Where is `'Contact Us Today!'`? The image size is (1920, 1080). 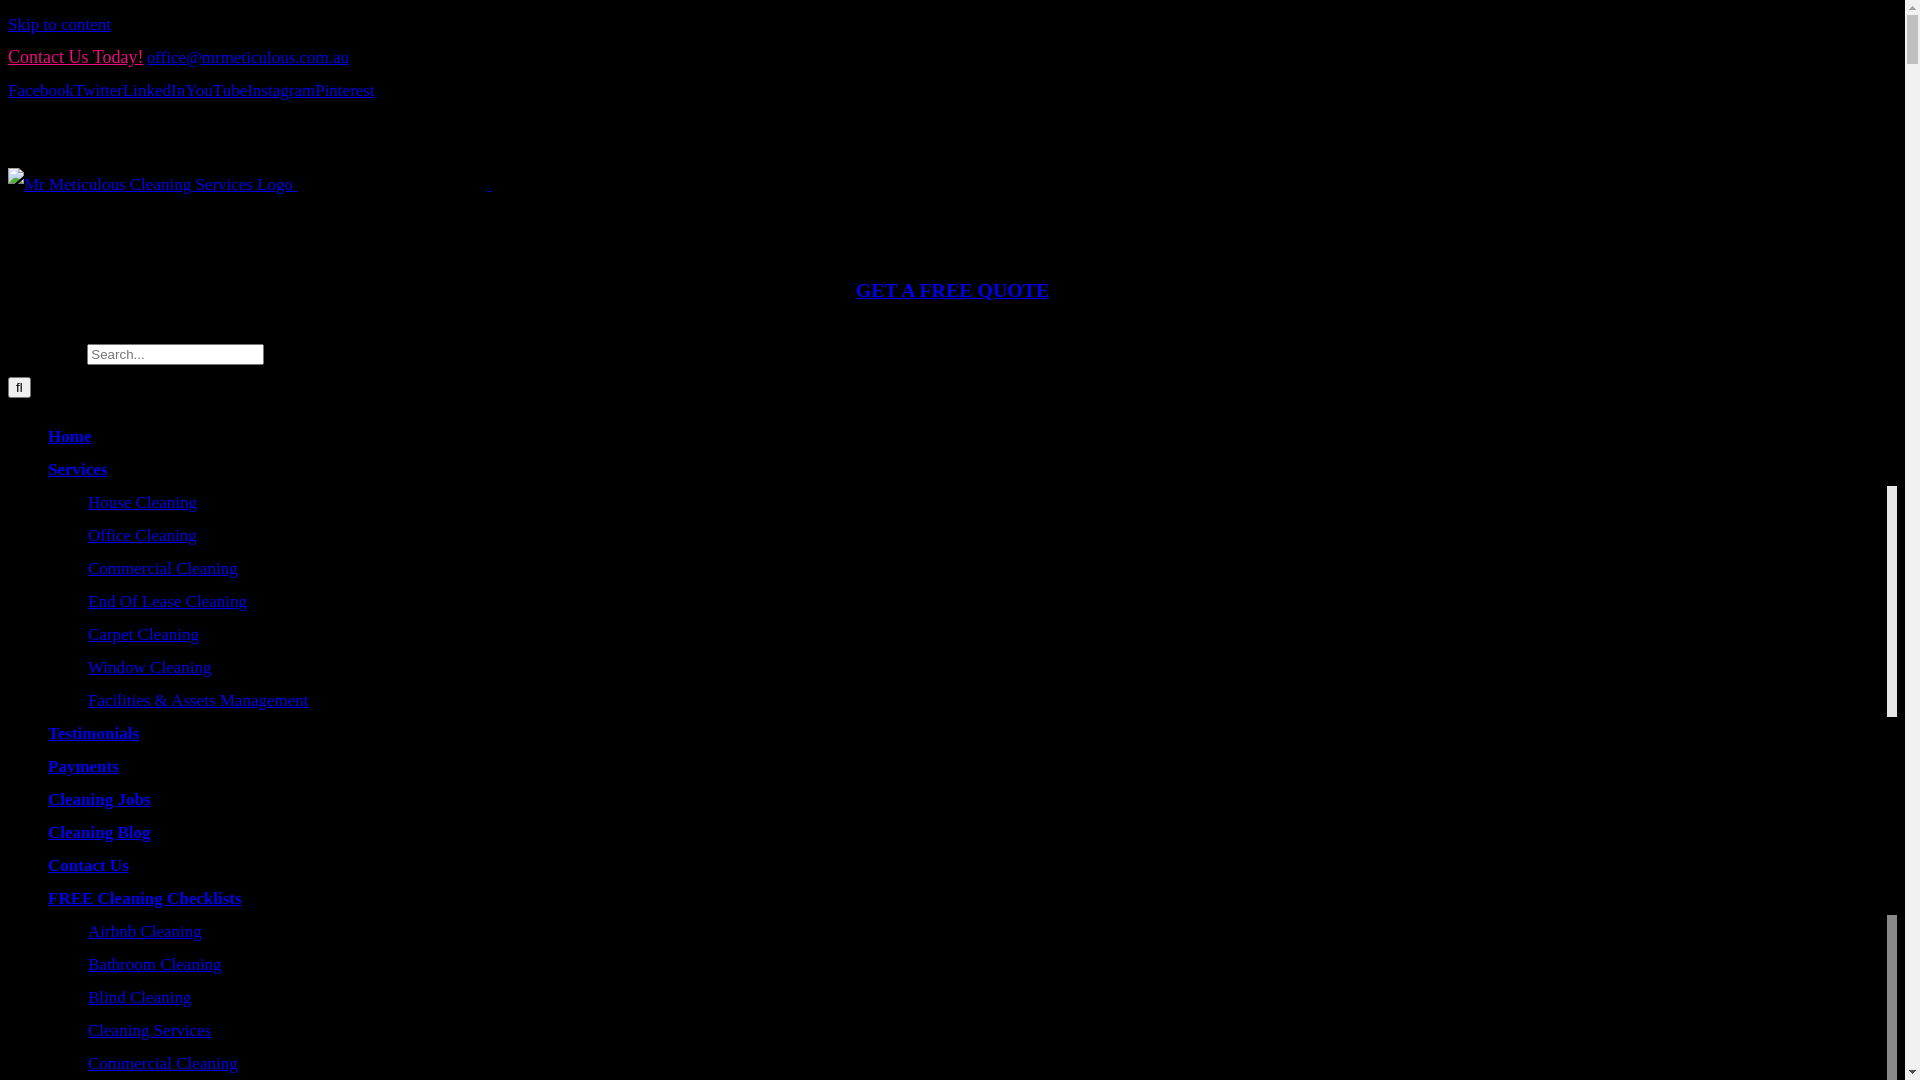 'Contact Us Today!' is located at coordinates (75, 56).